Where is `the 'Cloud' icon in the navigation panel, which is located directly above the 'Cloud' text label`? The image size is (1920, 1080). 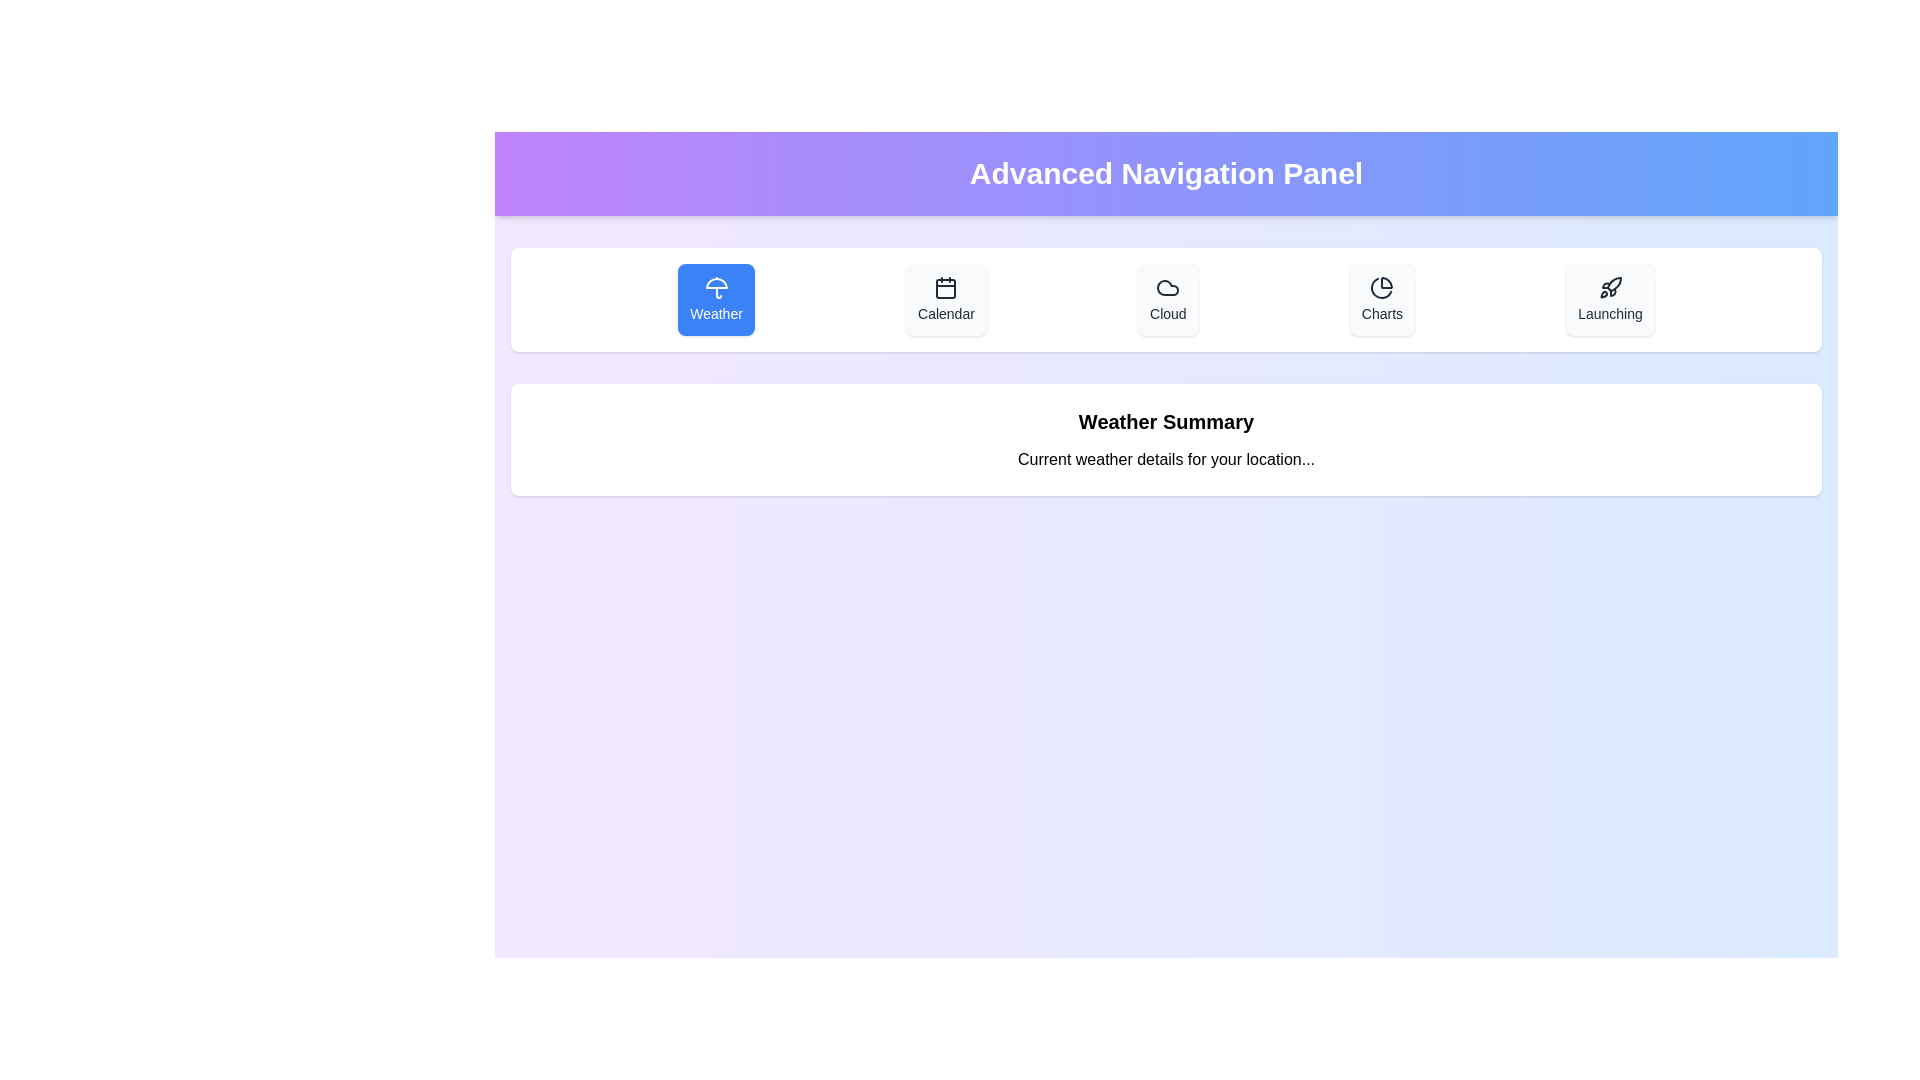
the 'Cloud' icon in the navigation panel, which is located directly above the 'Cloud' text label is located at coordinates (1168, 288).